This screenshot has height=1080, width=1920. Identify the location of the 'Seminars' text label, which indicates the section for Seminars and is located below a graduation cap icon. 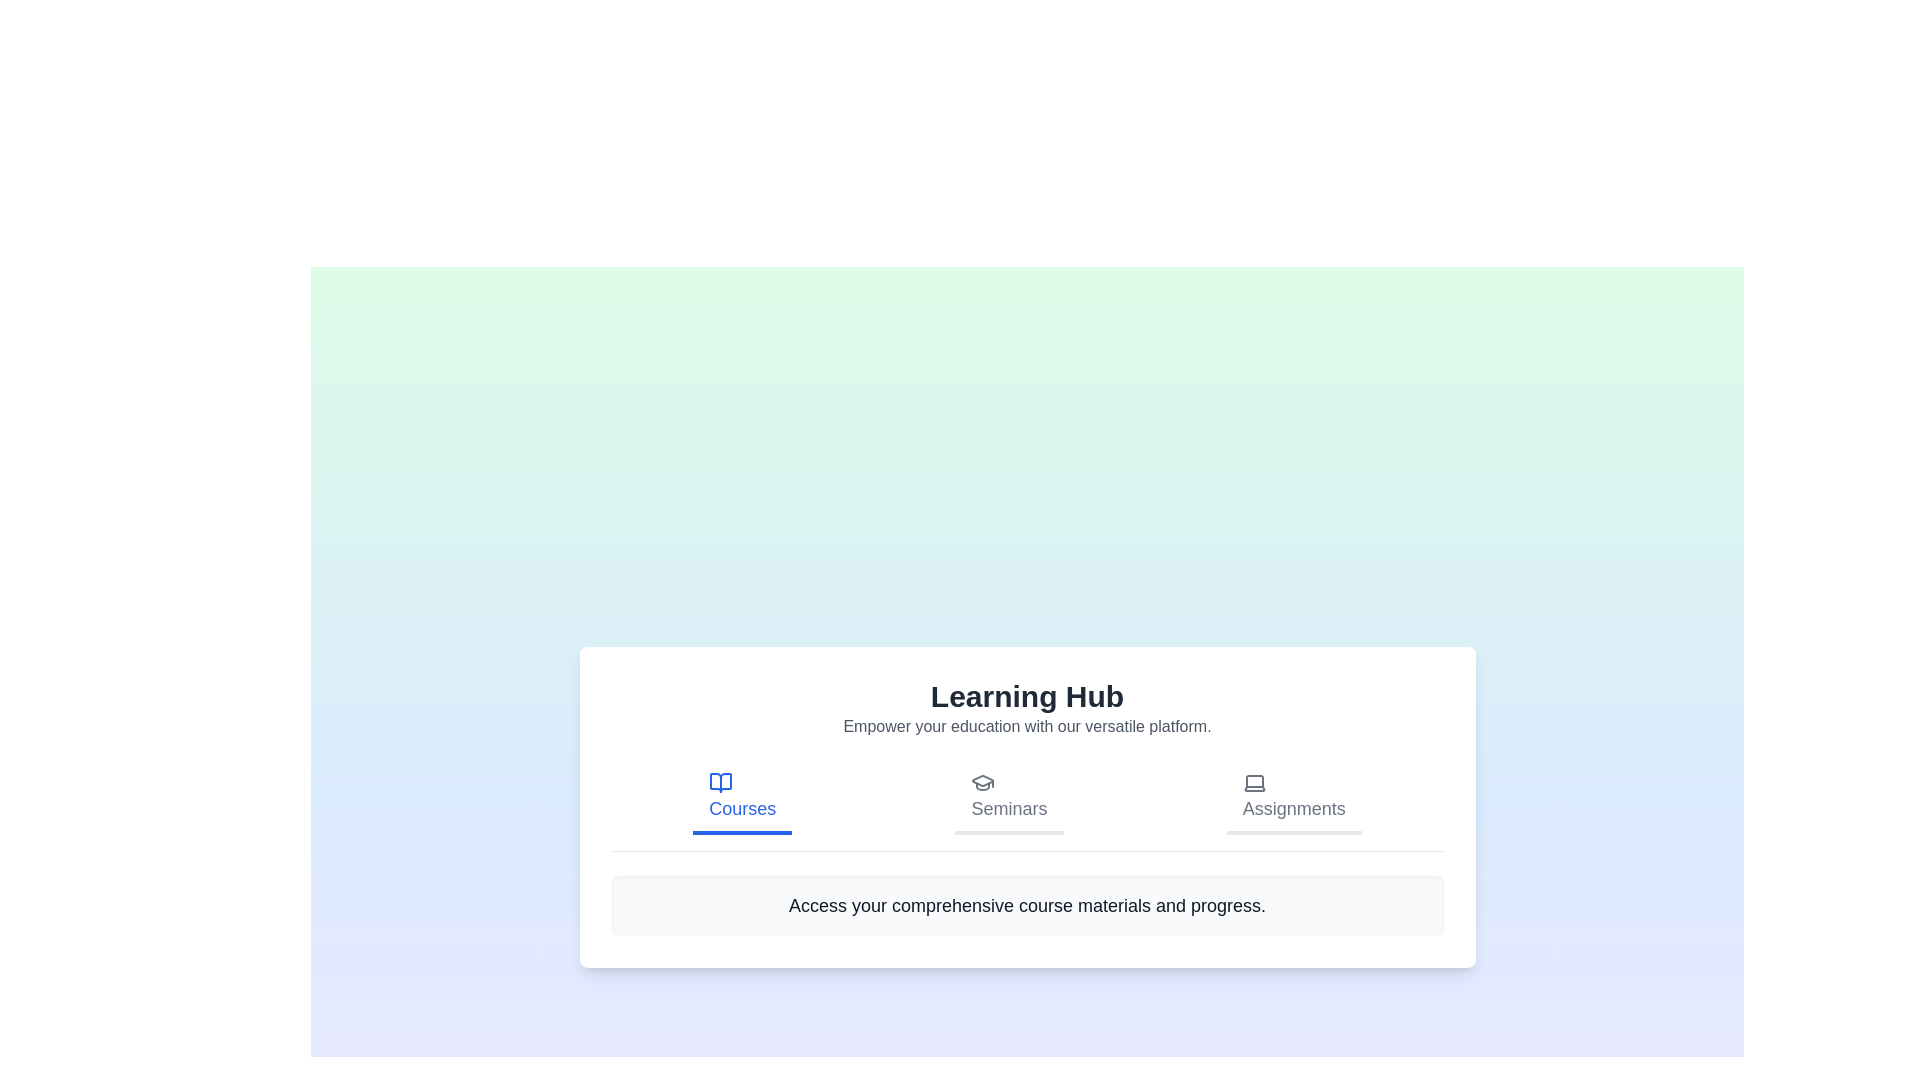
(1009, 807).